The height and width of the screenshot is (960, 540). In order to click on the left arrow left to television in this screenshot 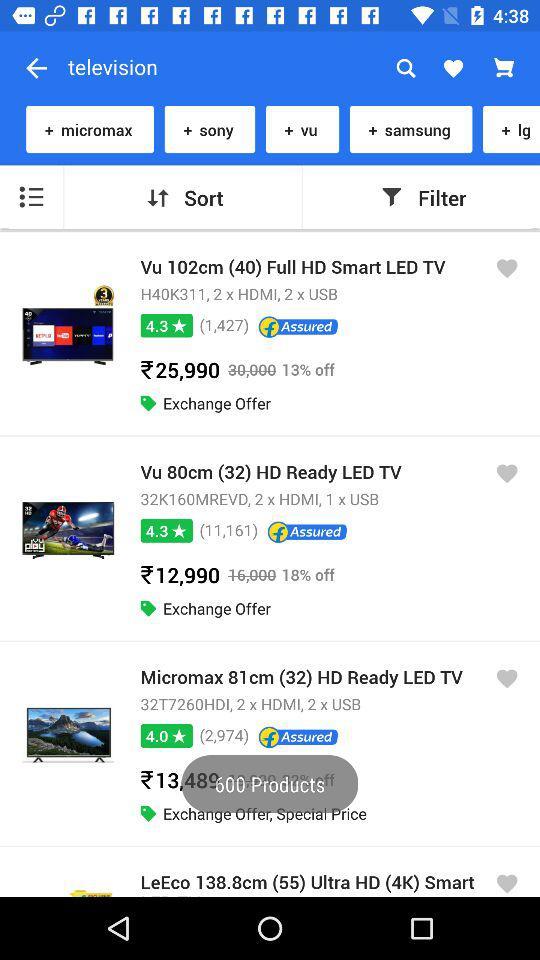, I will do `click(36, 68)`.